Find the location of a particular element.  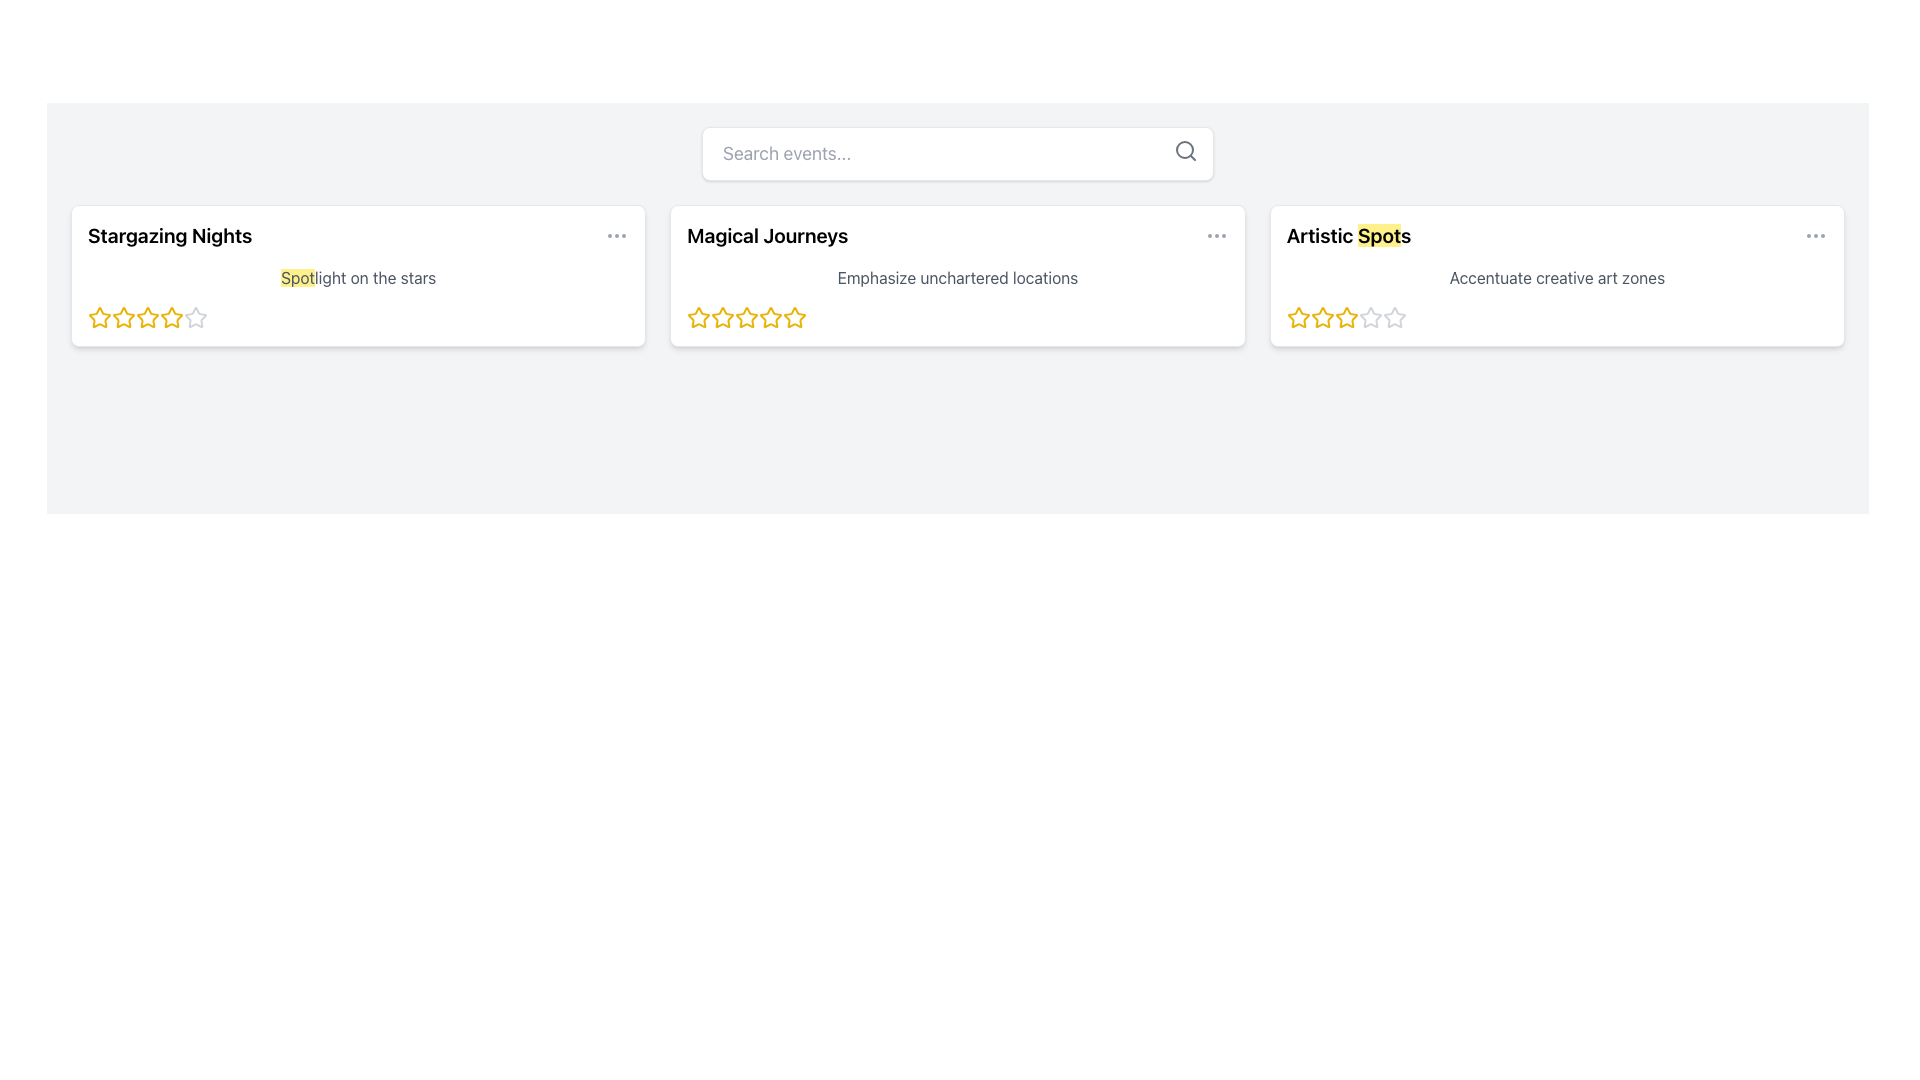

text content of the Text Label element displaying 'light on the stars', which is located adjacent to 'Spot' in the description area of the first card is located at coordinates (375, 277).